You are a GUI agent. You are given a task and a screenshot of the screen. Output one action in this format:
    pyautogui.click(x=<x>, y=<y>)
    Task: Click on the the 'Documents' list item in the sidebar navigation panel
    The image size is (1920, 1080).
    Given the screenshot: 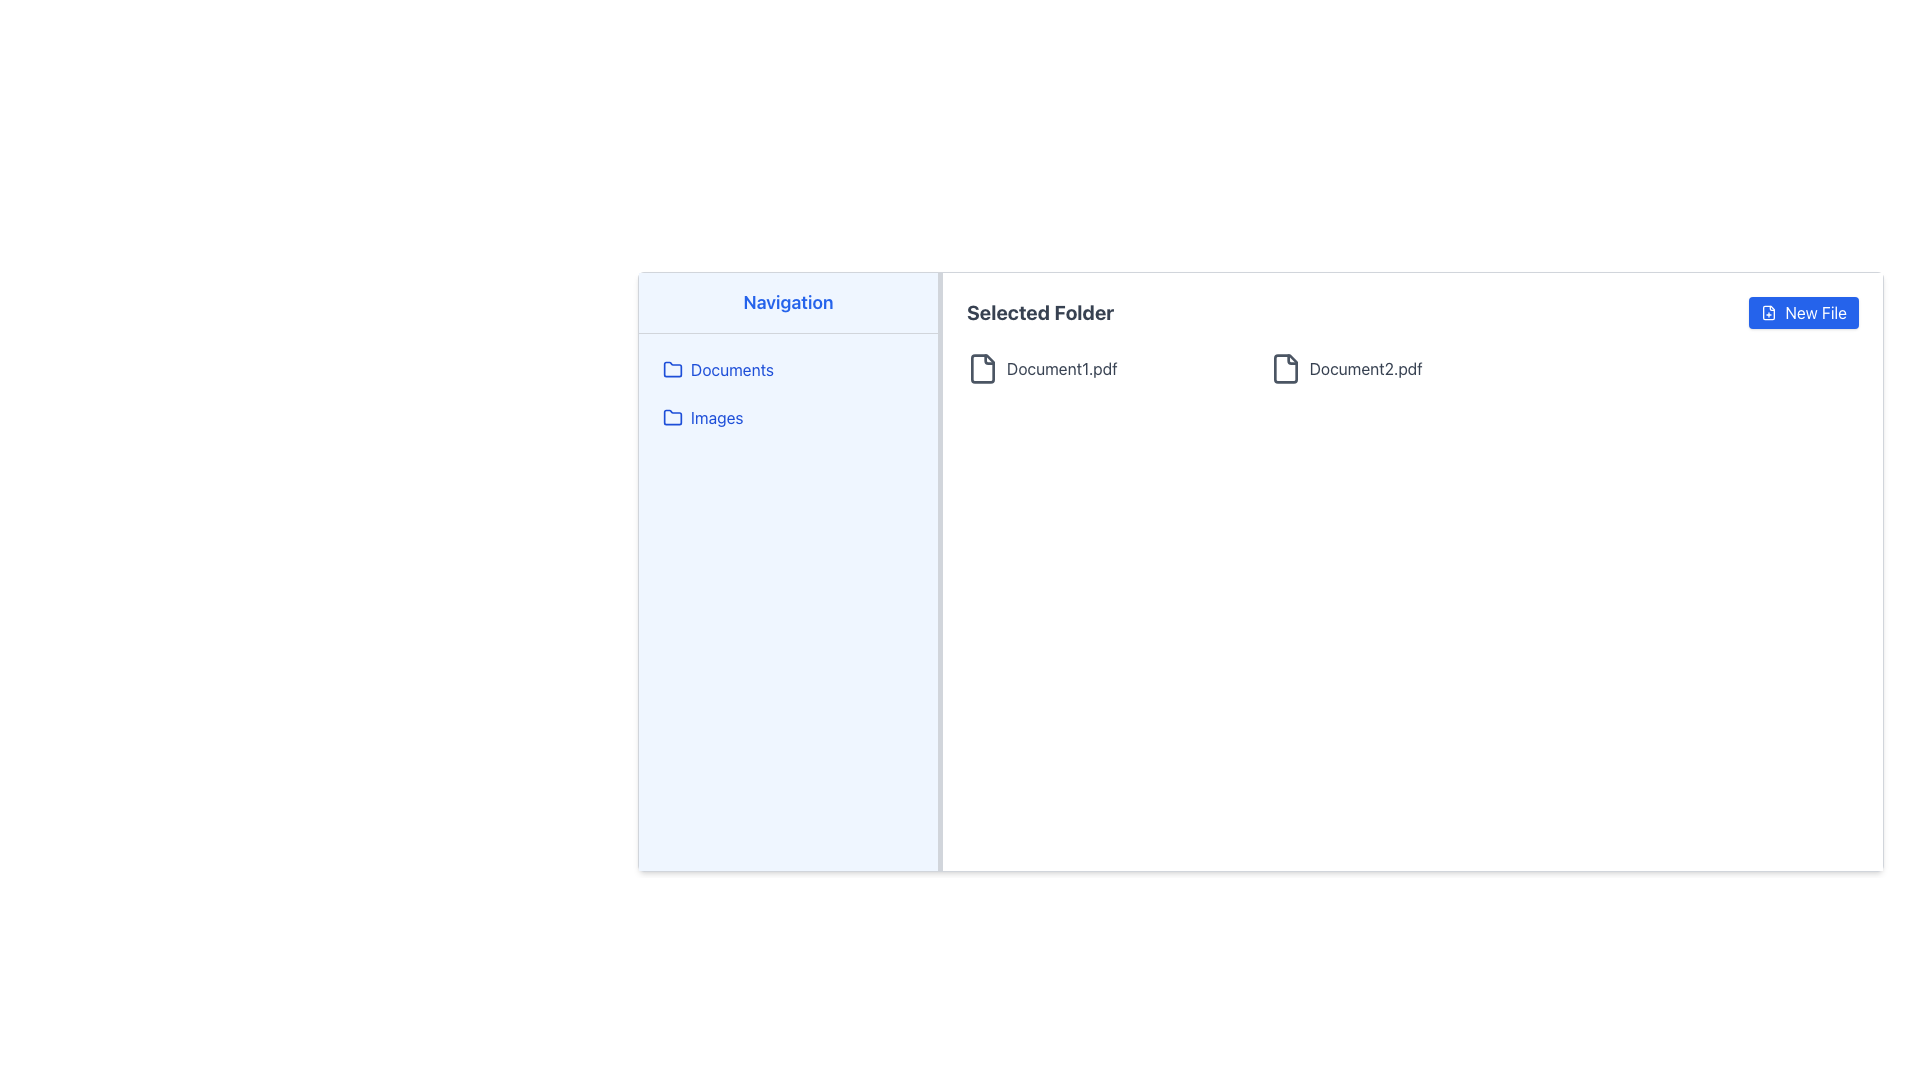 What is the action you would take?
    pyautogui.click(x=787, y=370)
    